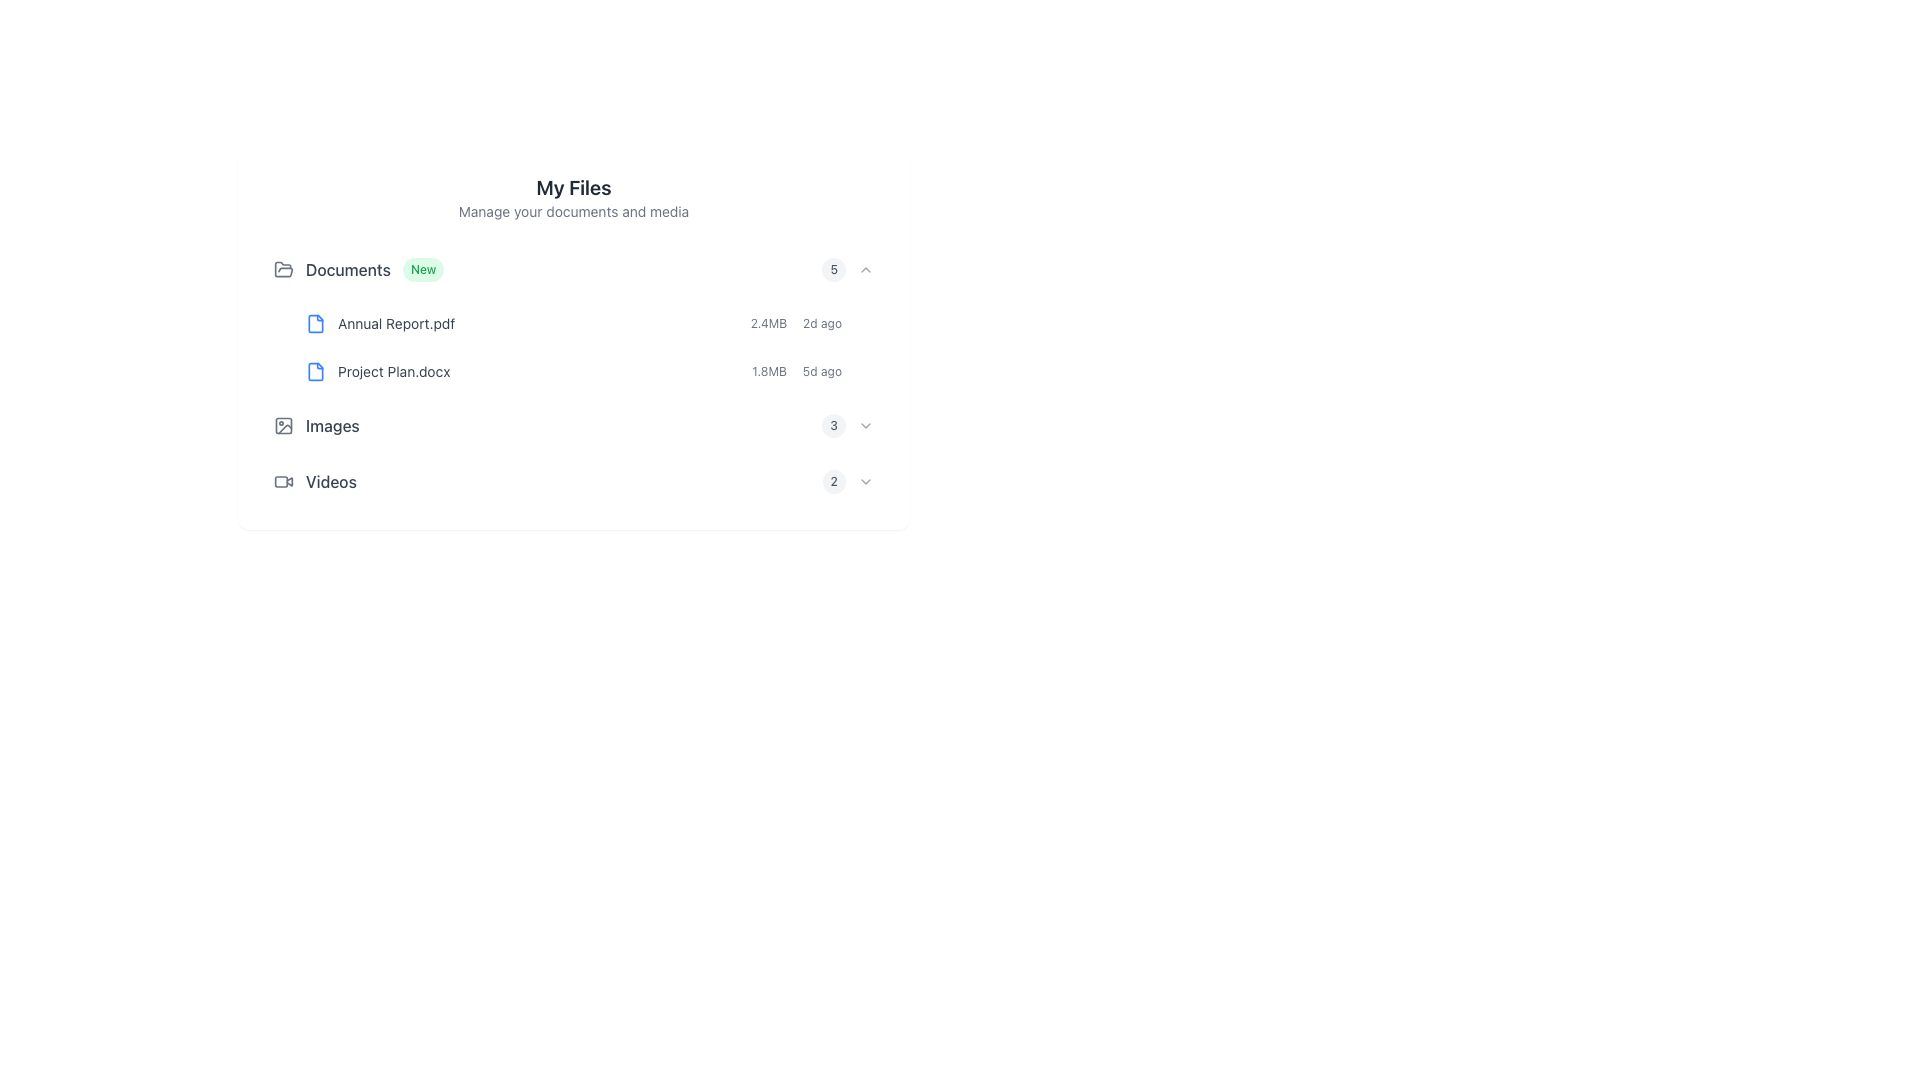 This screenshot has width=1920, height=1080. Describe the element at coordinates (589, 371) in the screenshot. I see `on the second file entry under the 'Documents' section, which displays the file name 'Project Plan.docx'` at that location.